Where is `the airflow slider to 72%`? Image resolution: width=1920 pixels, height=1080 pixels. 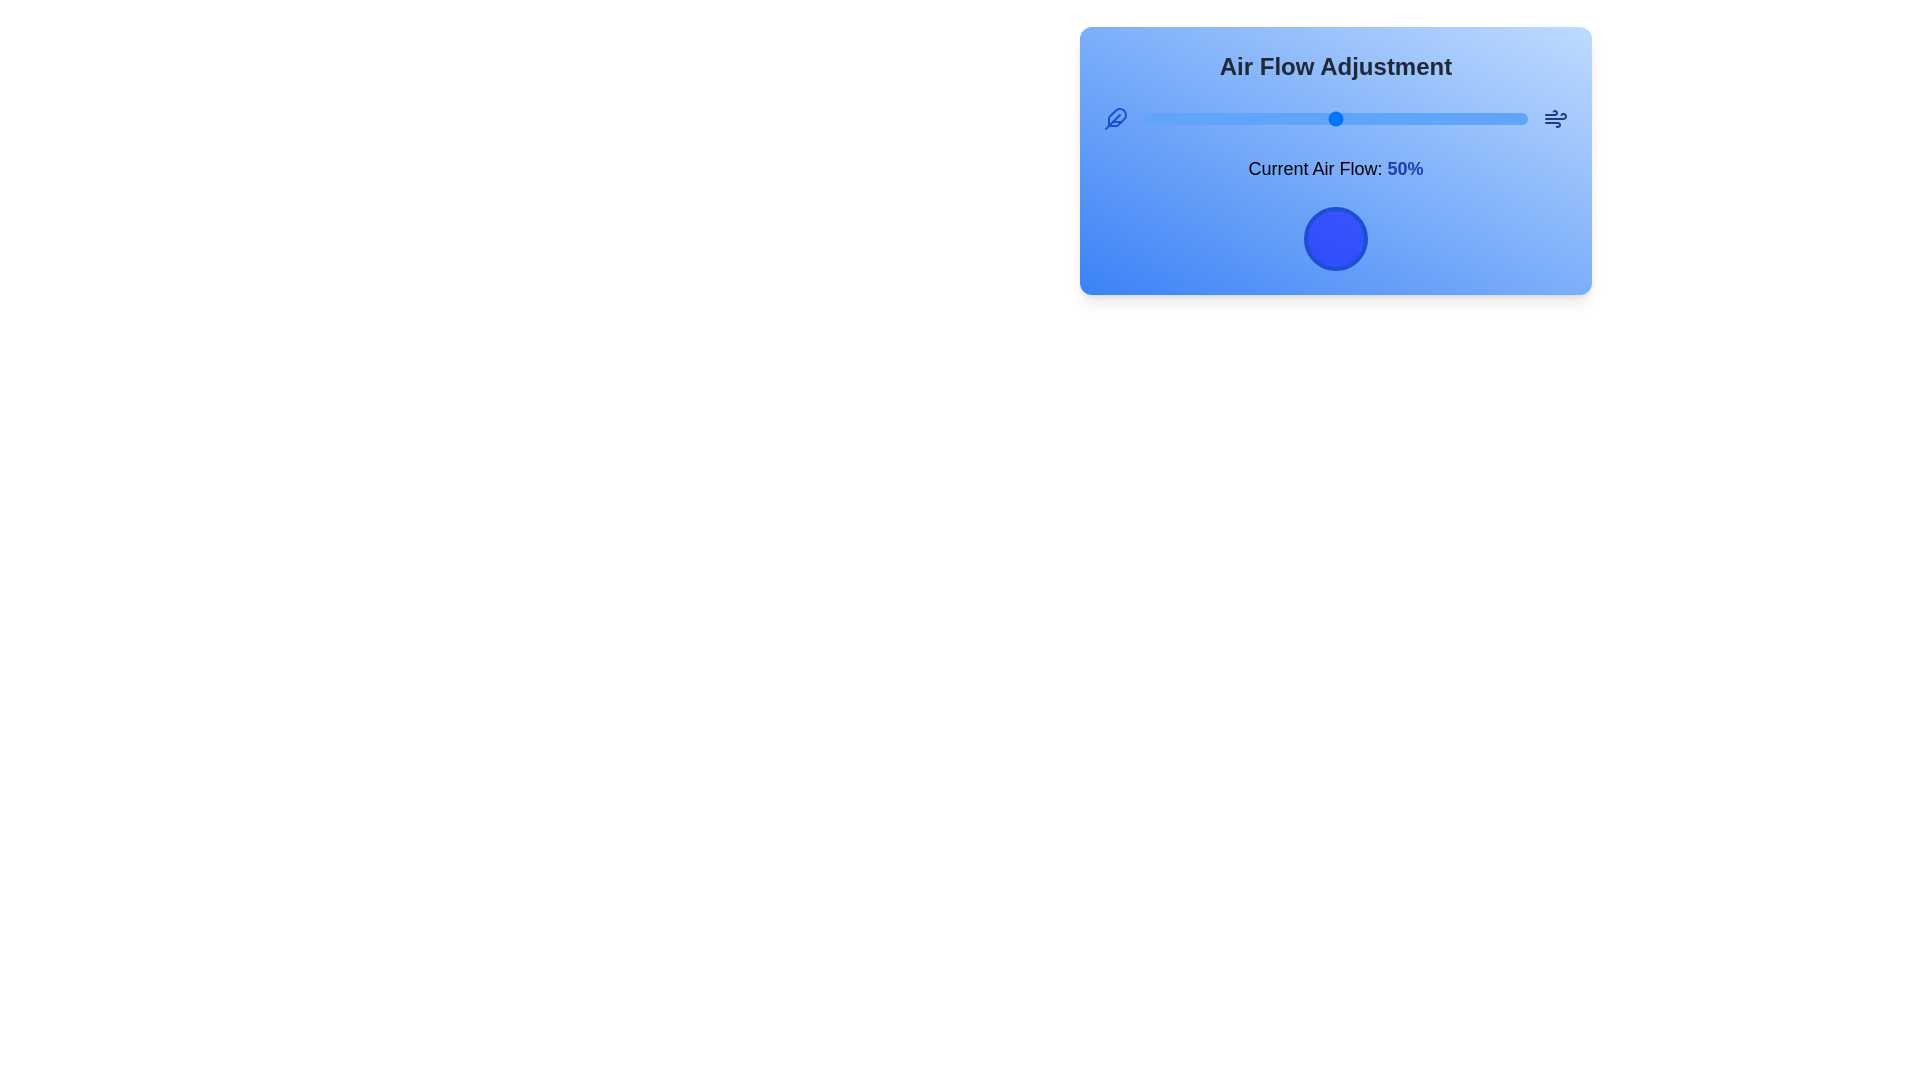
the airflow slider to 72% is located at coordinates (1419, 119).